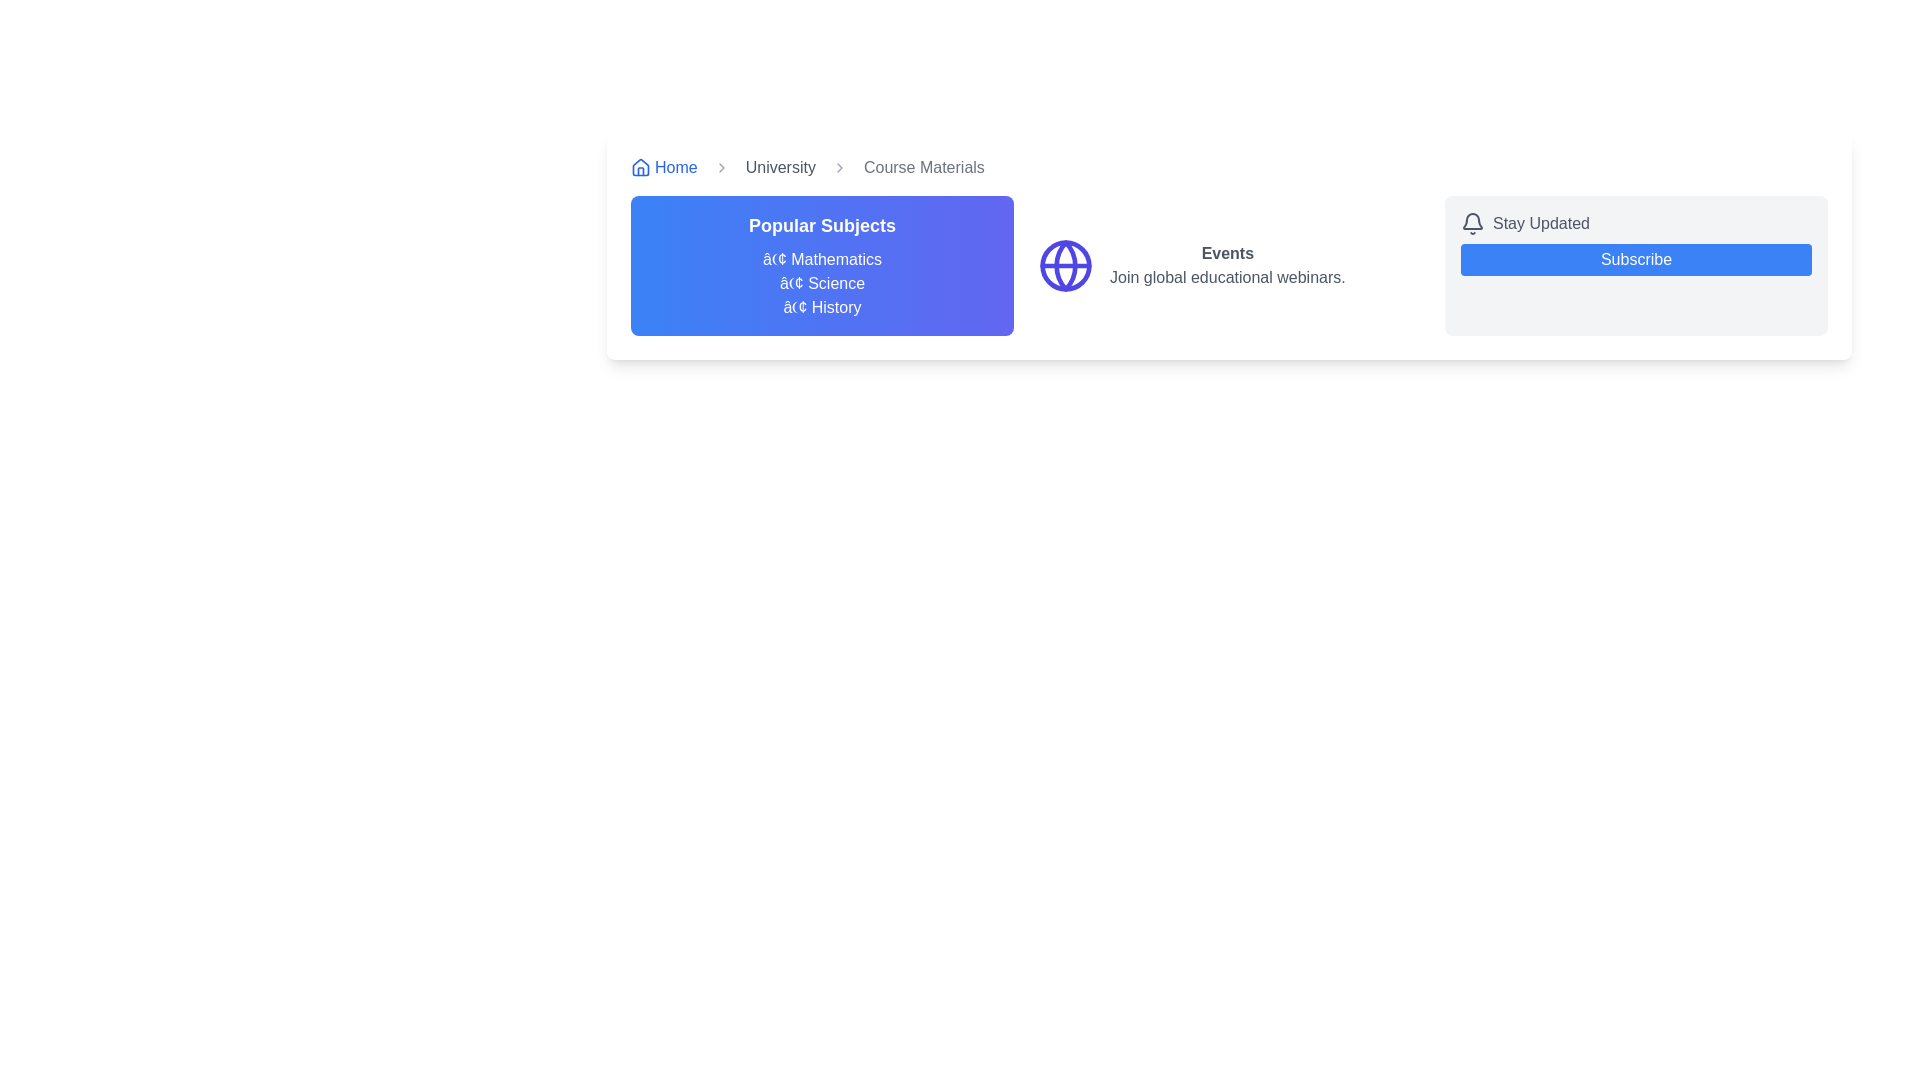 This screenshot has height=1080, width=1920. What do you see at coordinates (1064, 265) in the screenshot?
I see `the decorative circle element representing a globe, located within the globe icon next to the 'Popular Subjects' card and 'Events: Join global educational webinars' text` at bounding box center [1064, 265].